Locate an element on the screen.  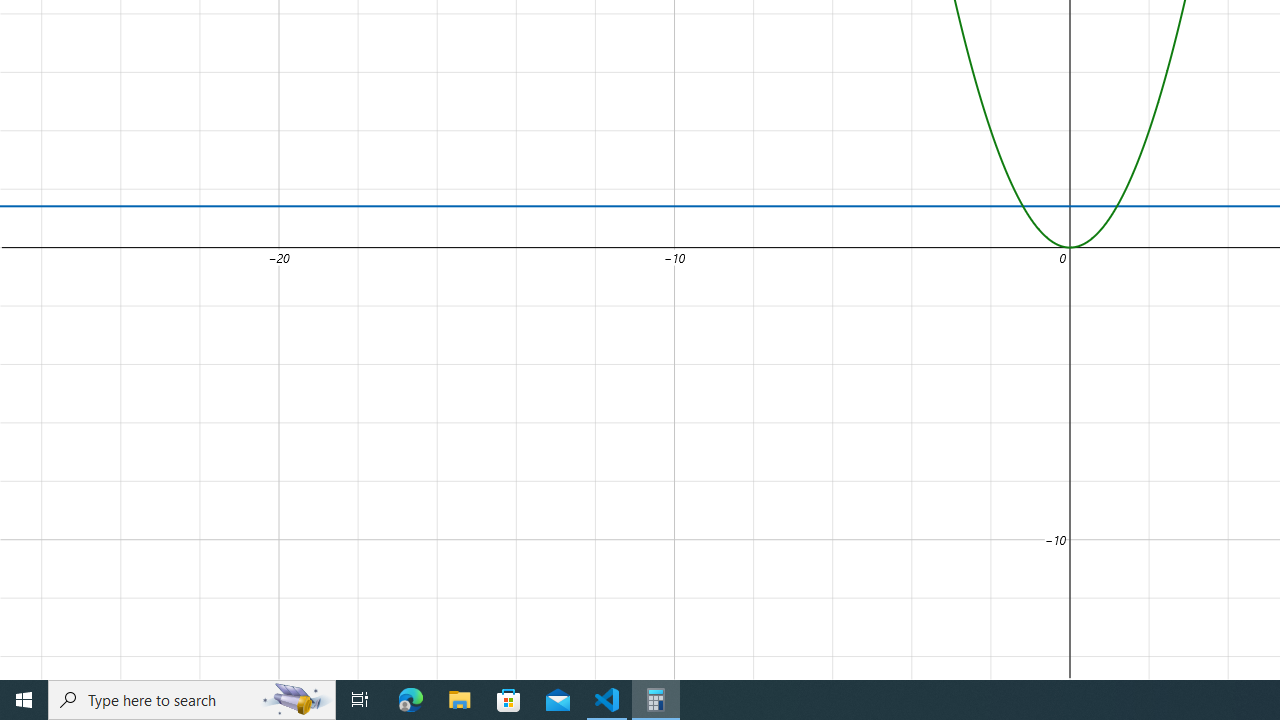
'Calculator - 1 running window' is located at coordinates (656, 698).